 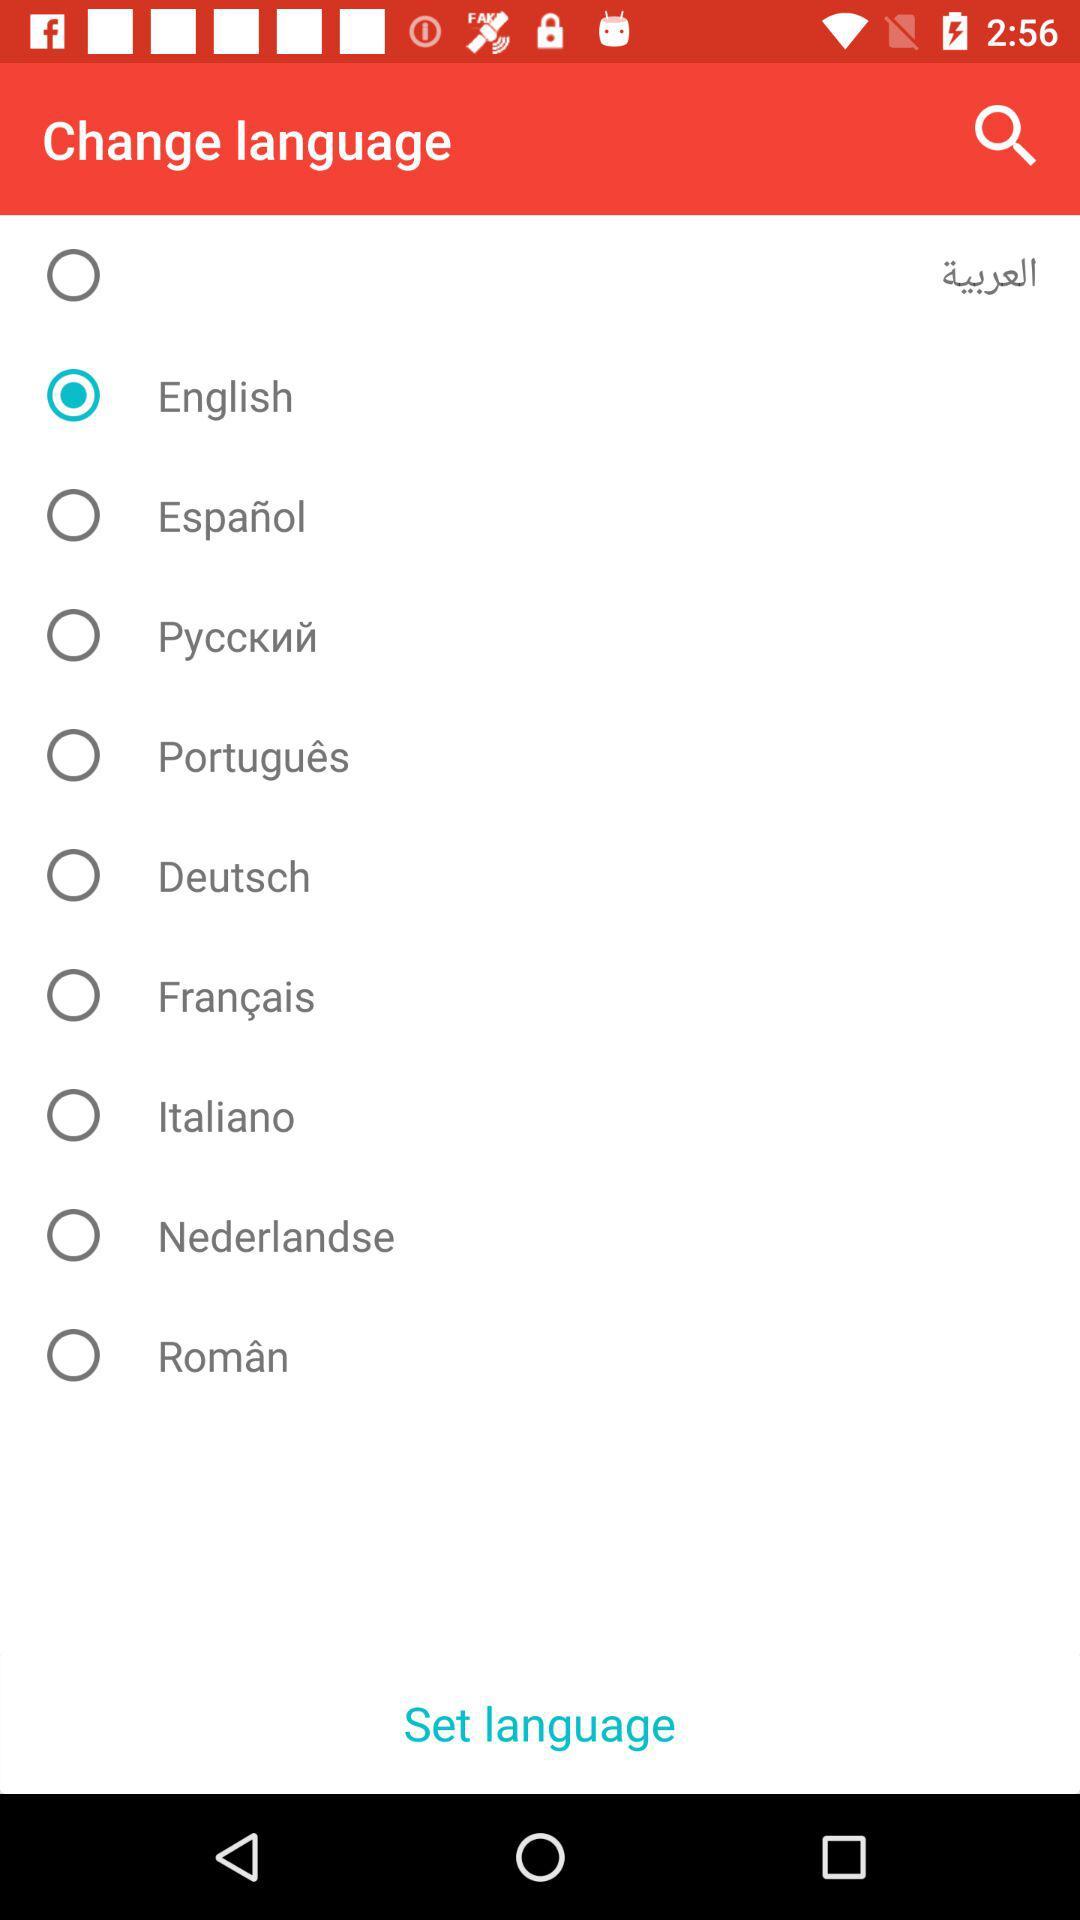 I want to click on item above set language, so click(x=555, y=1355).